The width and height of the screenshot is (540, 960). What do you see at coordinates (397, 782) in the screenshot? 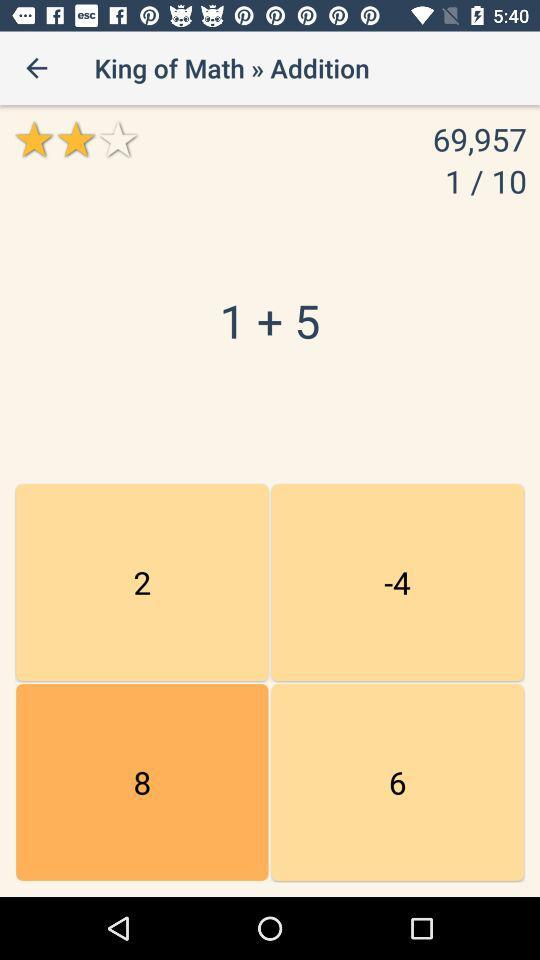
I see `the item at the bottom right corner` at bounding box center [397, 782].